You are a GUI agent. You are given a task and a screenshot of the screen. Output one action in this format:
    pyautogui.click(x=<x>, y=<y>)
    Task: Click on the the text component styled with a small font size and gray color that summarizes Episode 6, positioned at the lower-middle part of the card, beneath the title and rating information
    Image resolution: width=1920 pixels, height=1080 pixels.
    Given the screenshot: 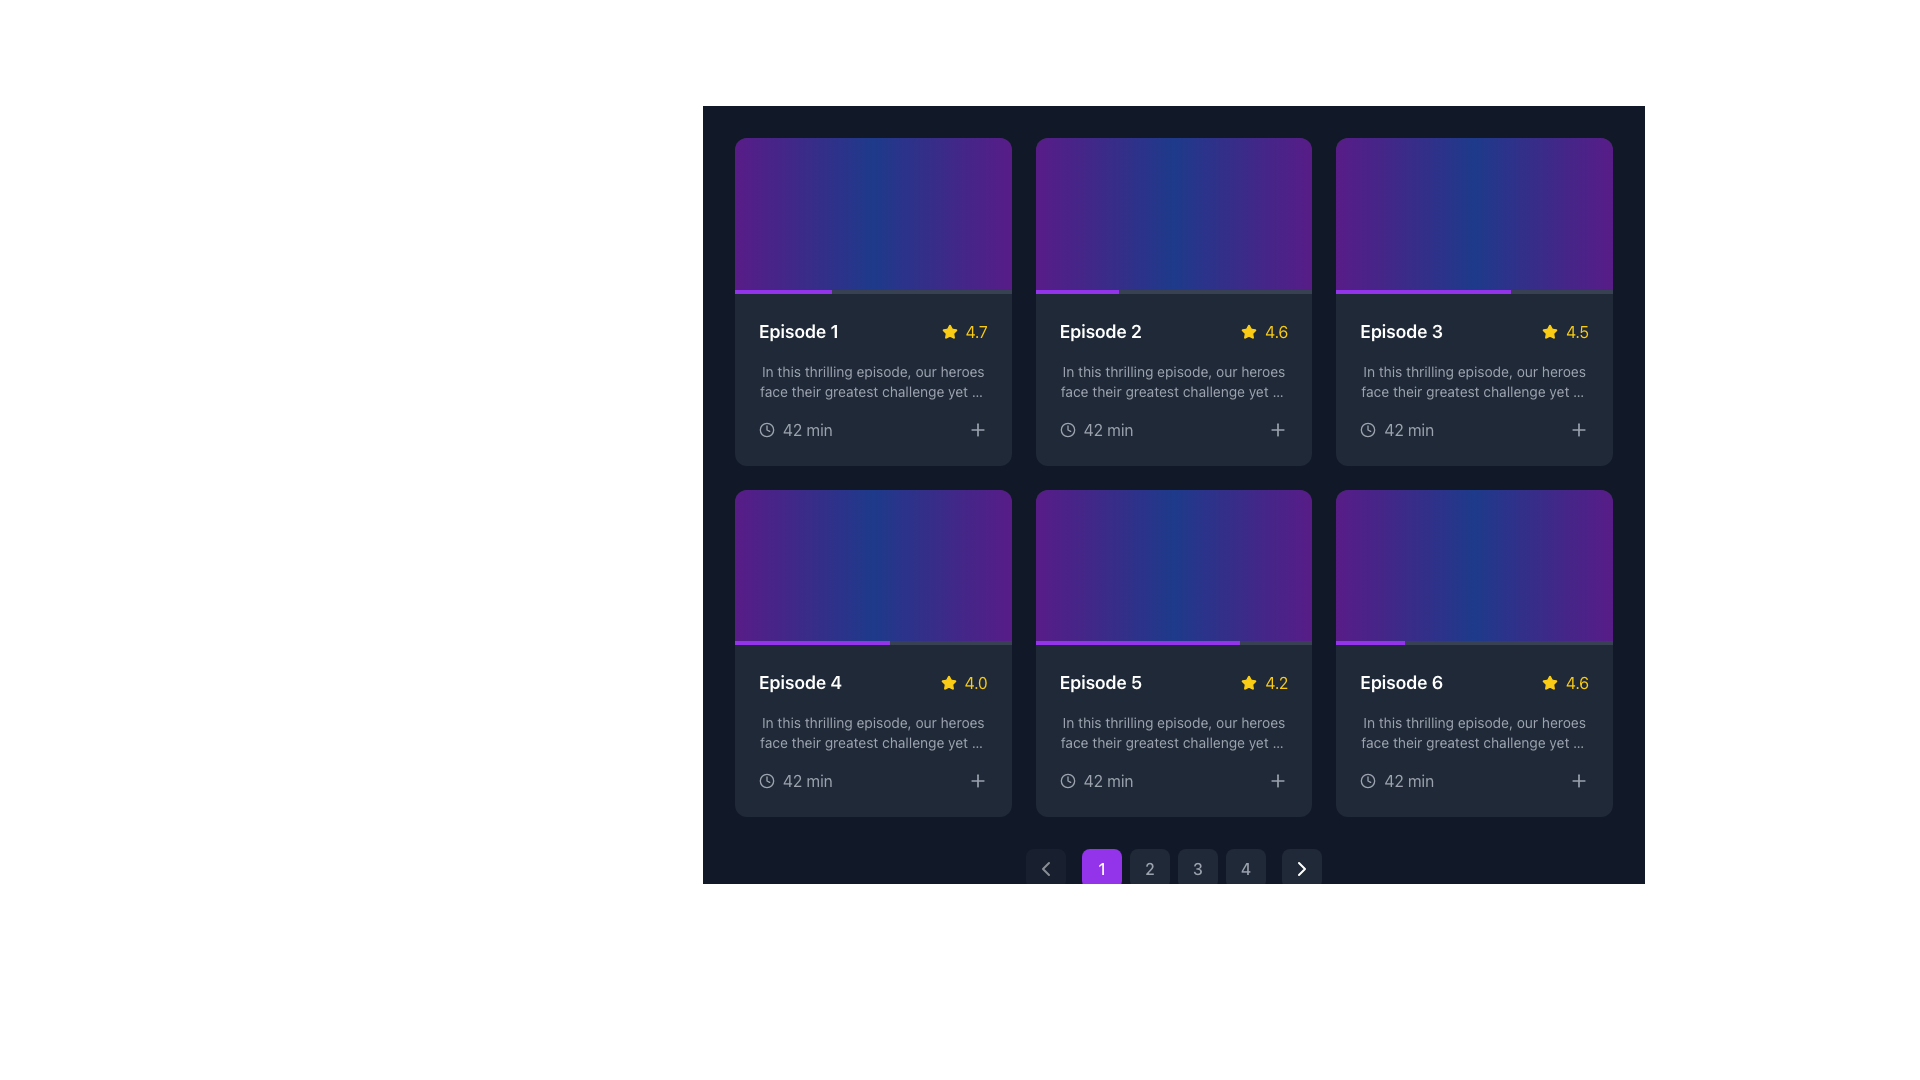 What is the action you would take?
    pyautogui.click(x=1474, y=733)
    